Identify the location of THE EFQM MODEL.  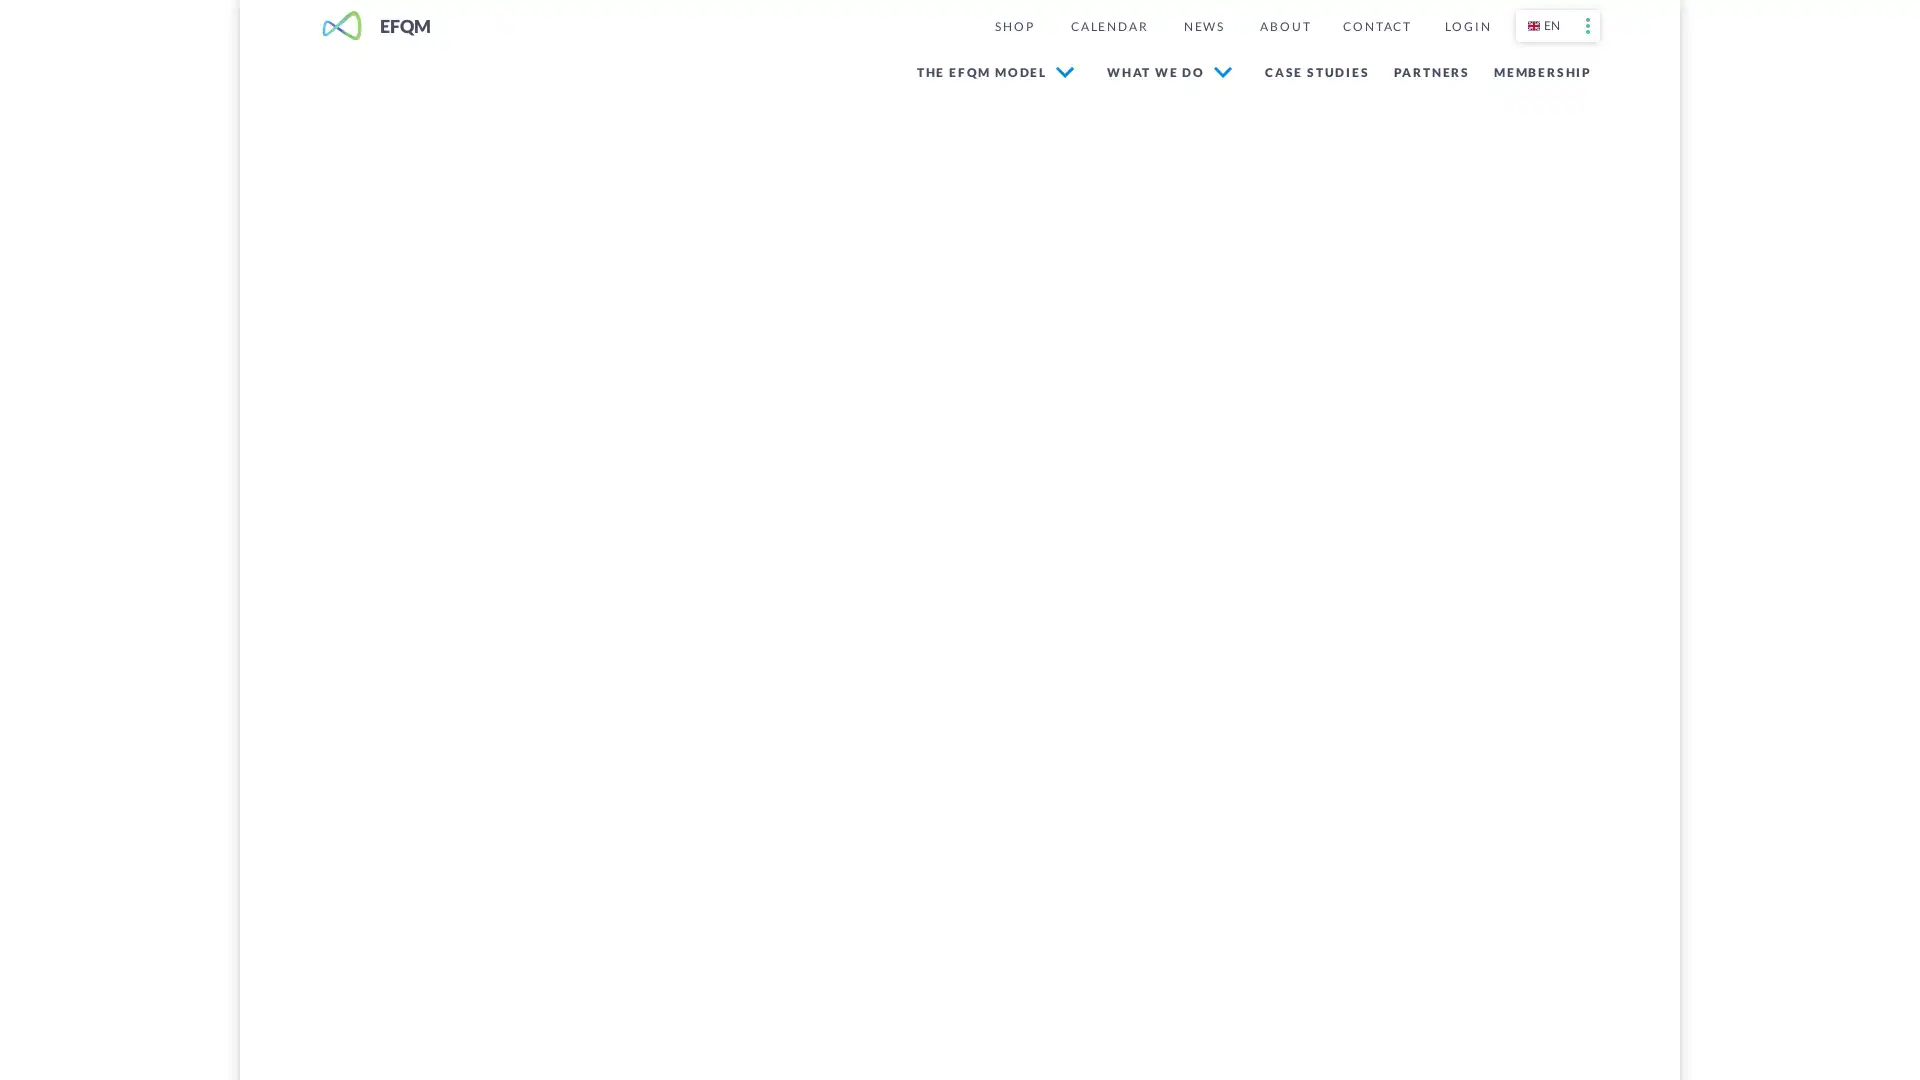
(994, 71).